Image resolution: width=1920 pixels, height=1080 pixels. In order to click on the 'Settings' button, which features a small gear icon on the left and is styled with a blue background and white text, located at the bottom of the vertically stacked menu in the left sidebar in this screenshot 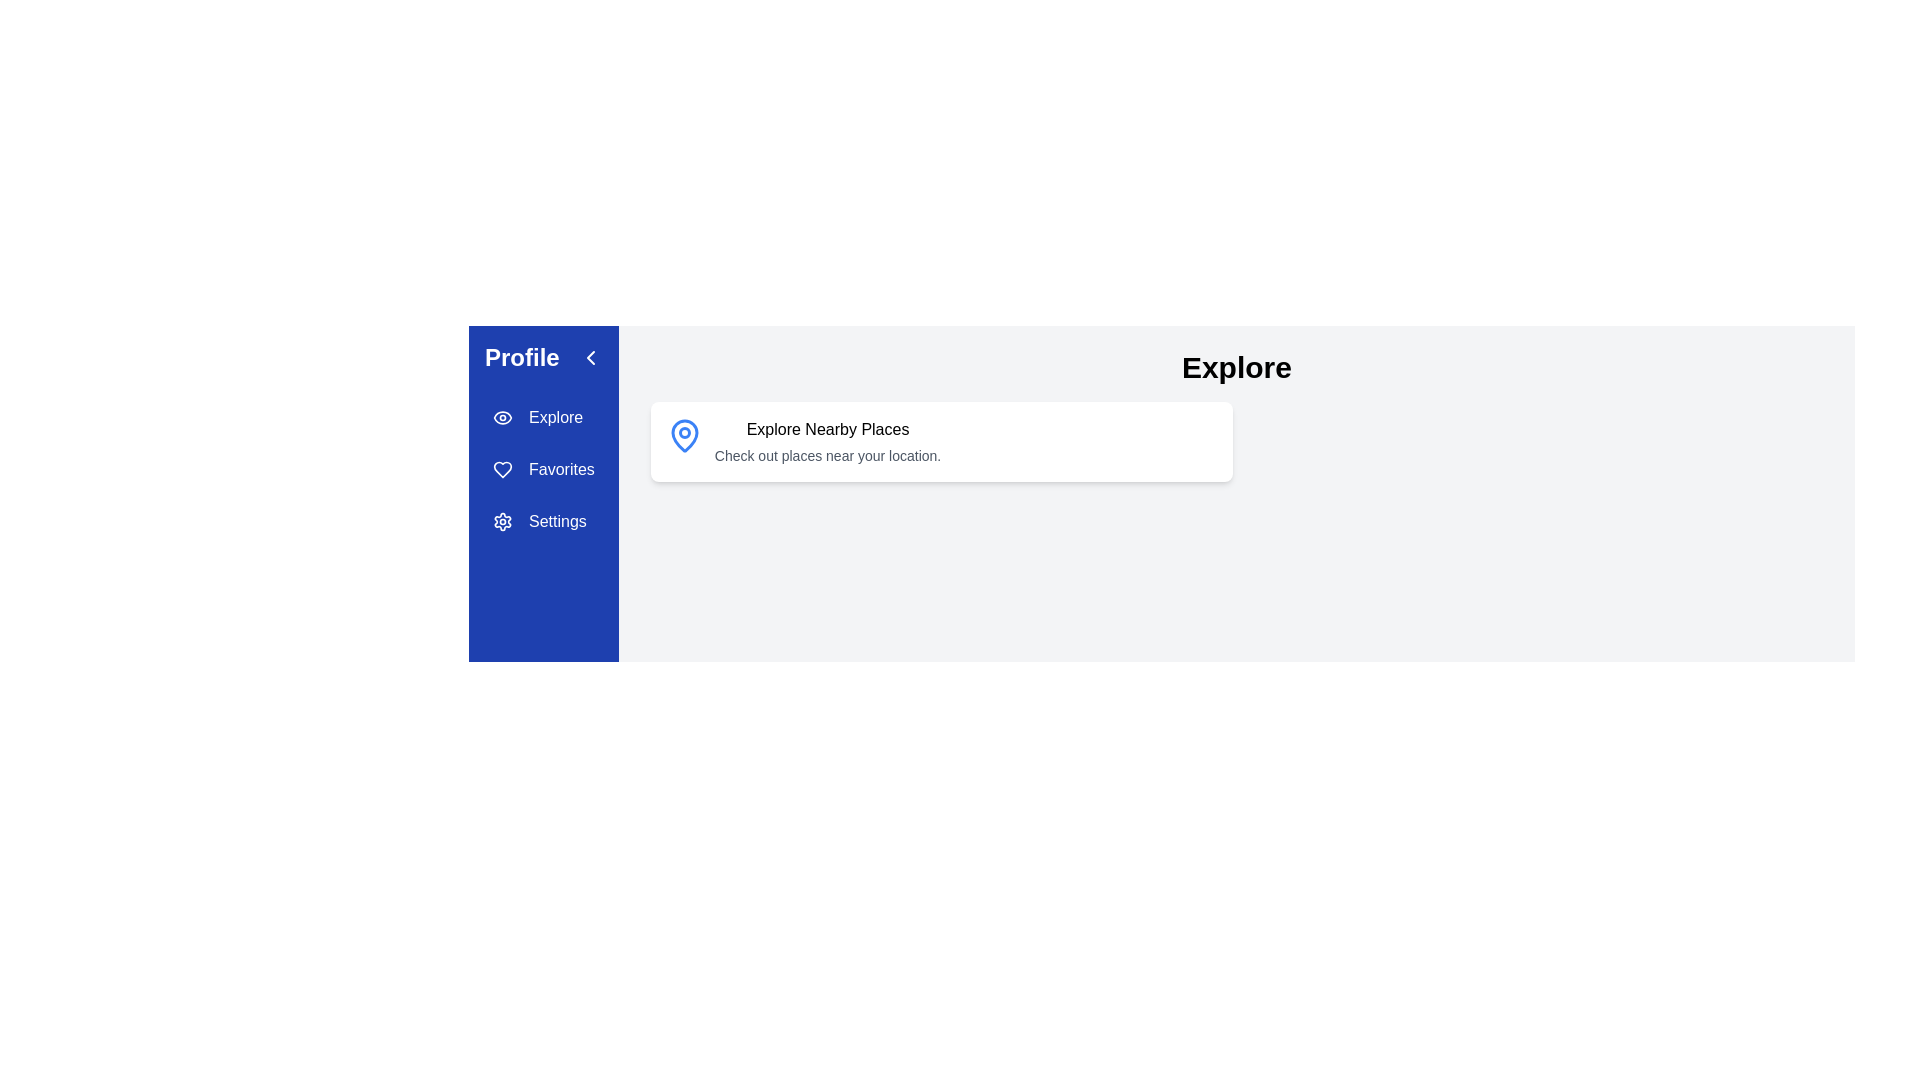, I will do `click(543, 520)`.